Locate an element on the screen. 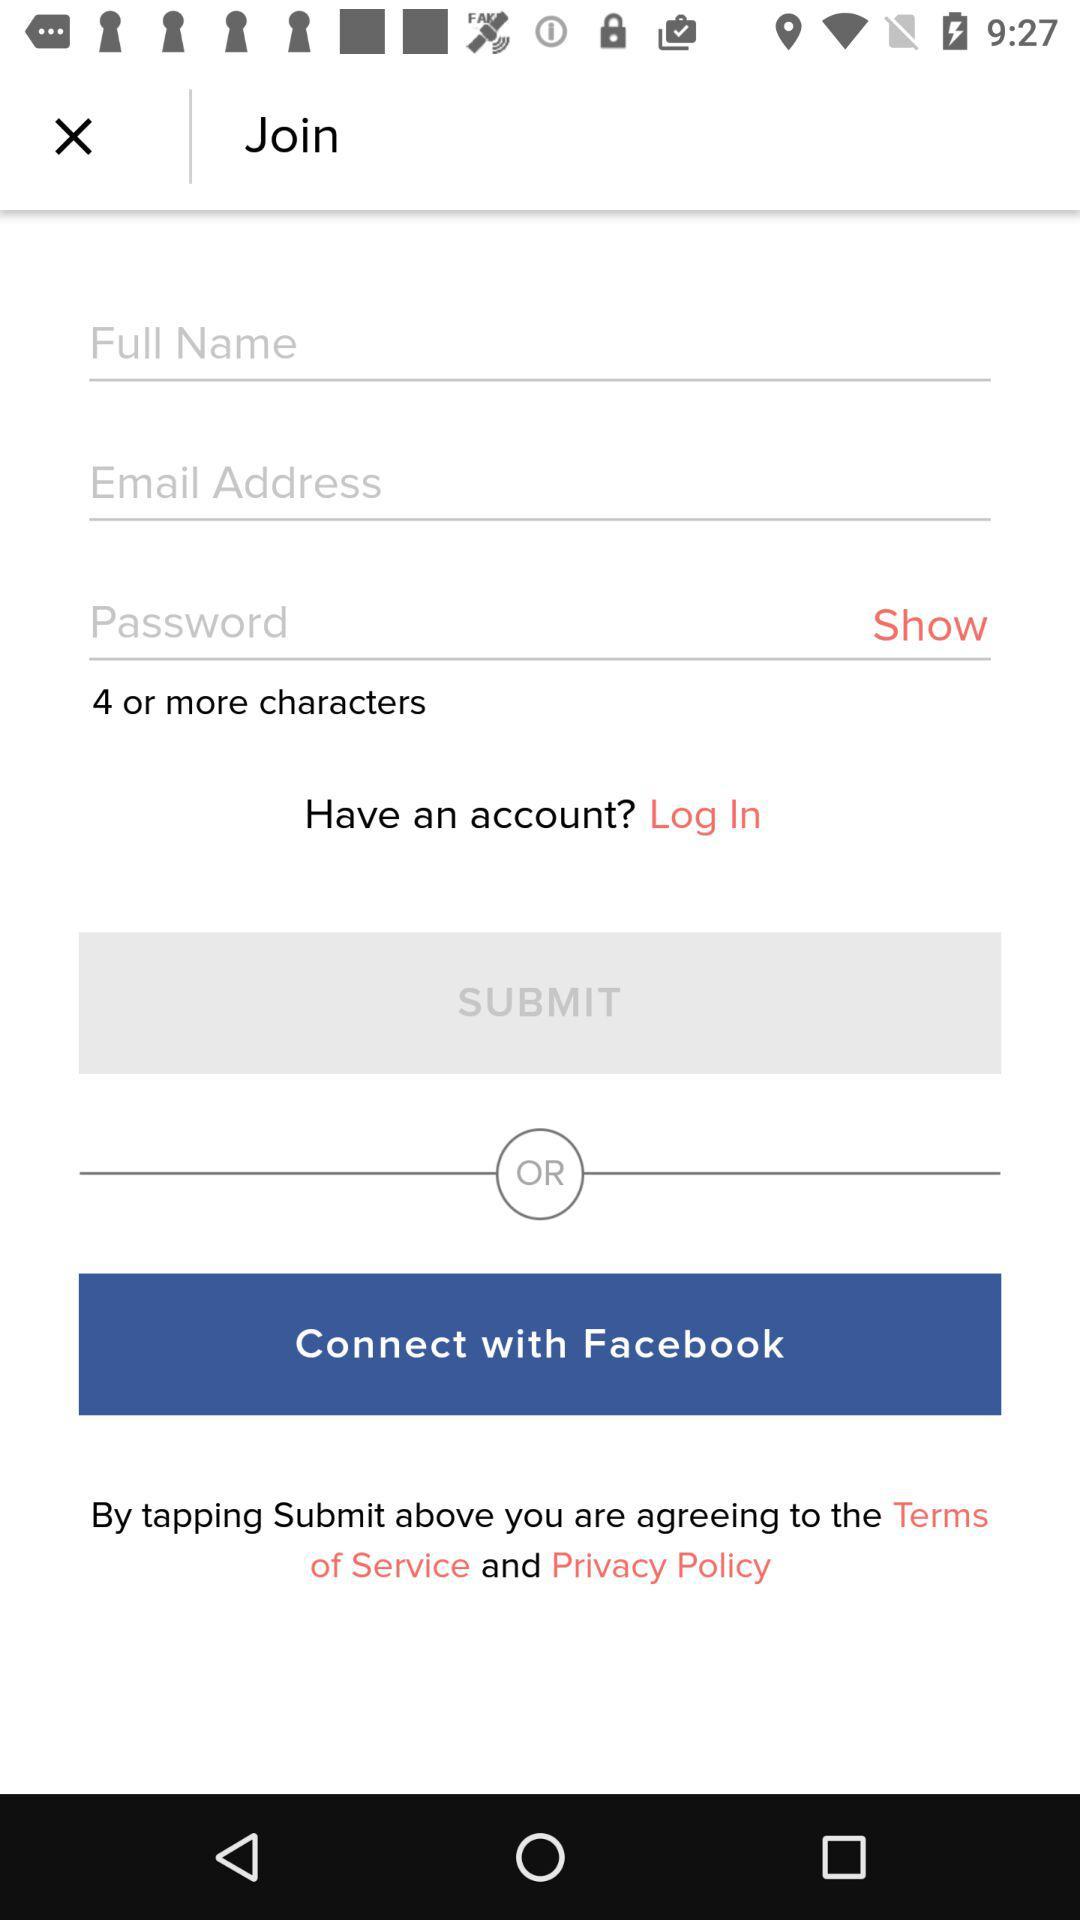 The width and height of the screenshot is (1080, 1920). icon to the right of have an account? item is located at coordinates (704, 815).